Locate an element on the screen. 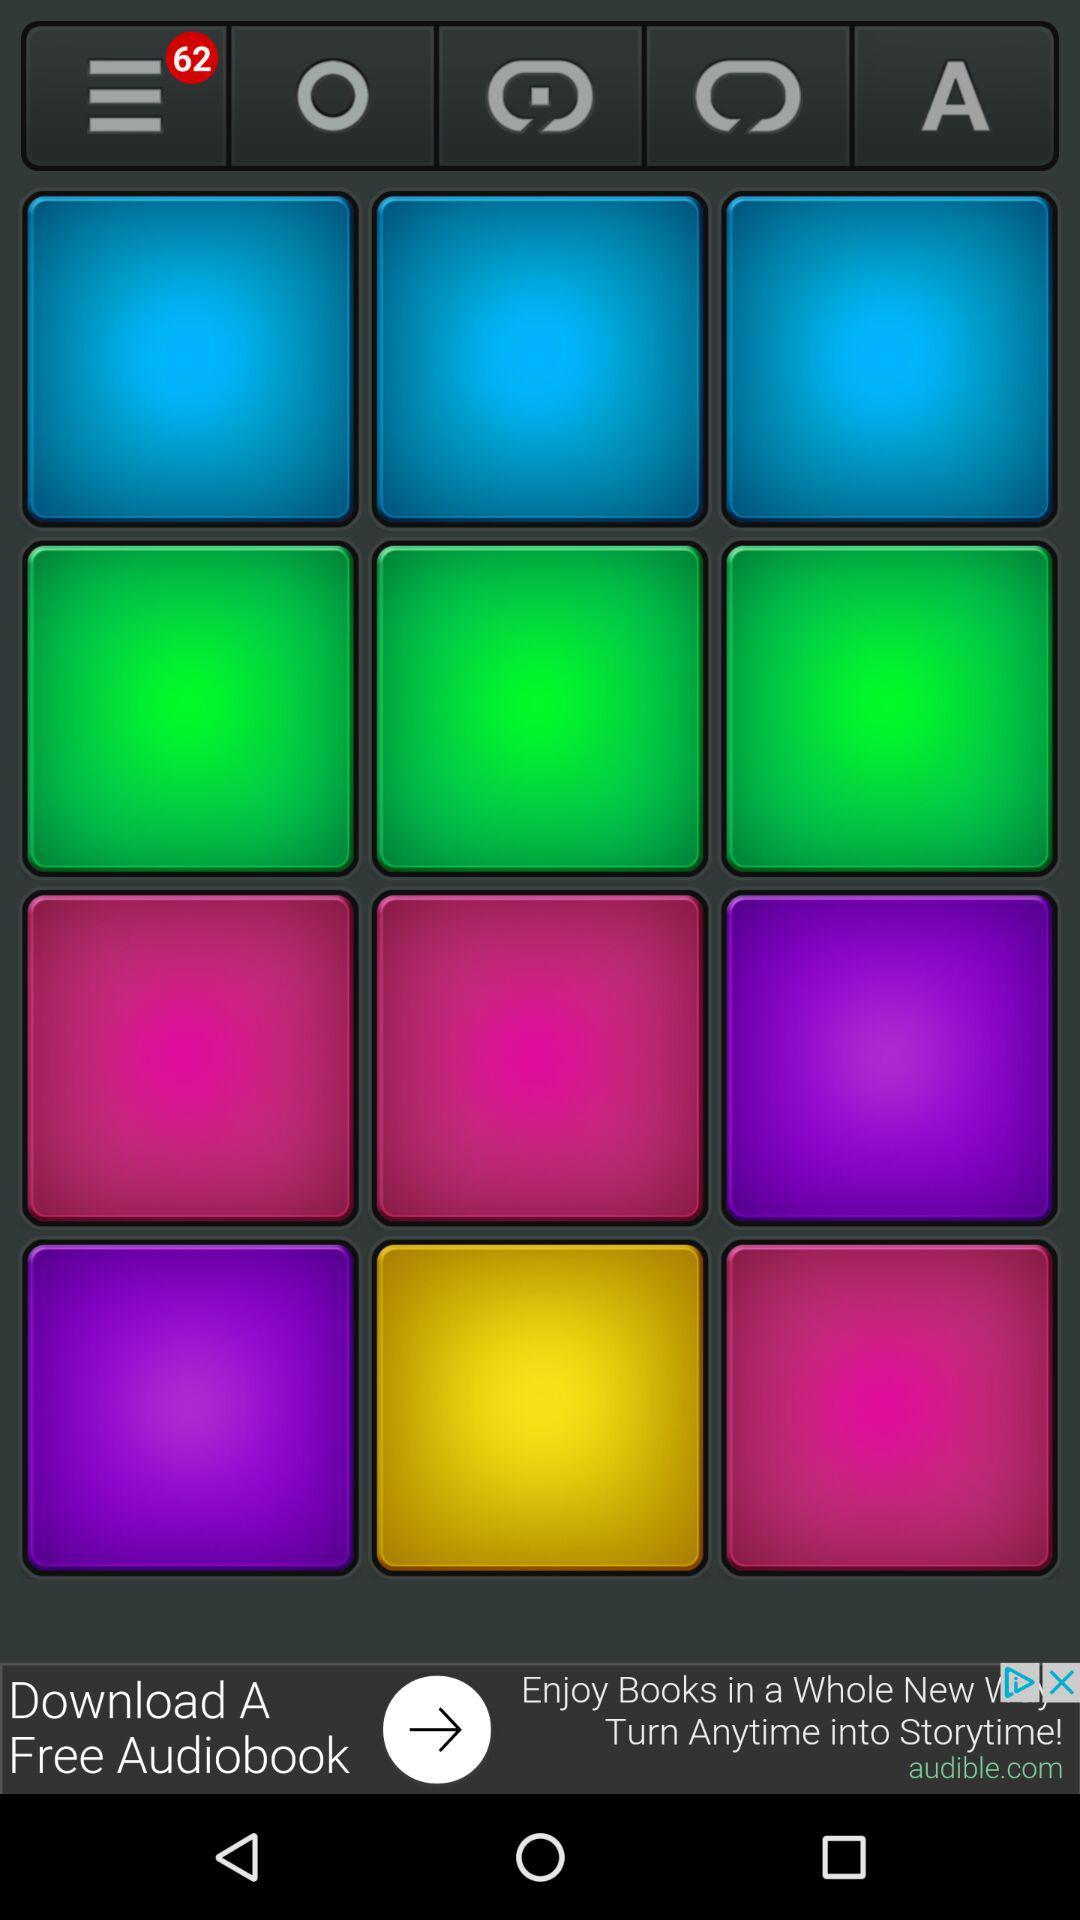 Image resolution: width=1080 pixels, height=1920 pixels. pink color is located at coordinates (888, 1406).